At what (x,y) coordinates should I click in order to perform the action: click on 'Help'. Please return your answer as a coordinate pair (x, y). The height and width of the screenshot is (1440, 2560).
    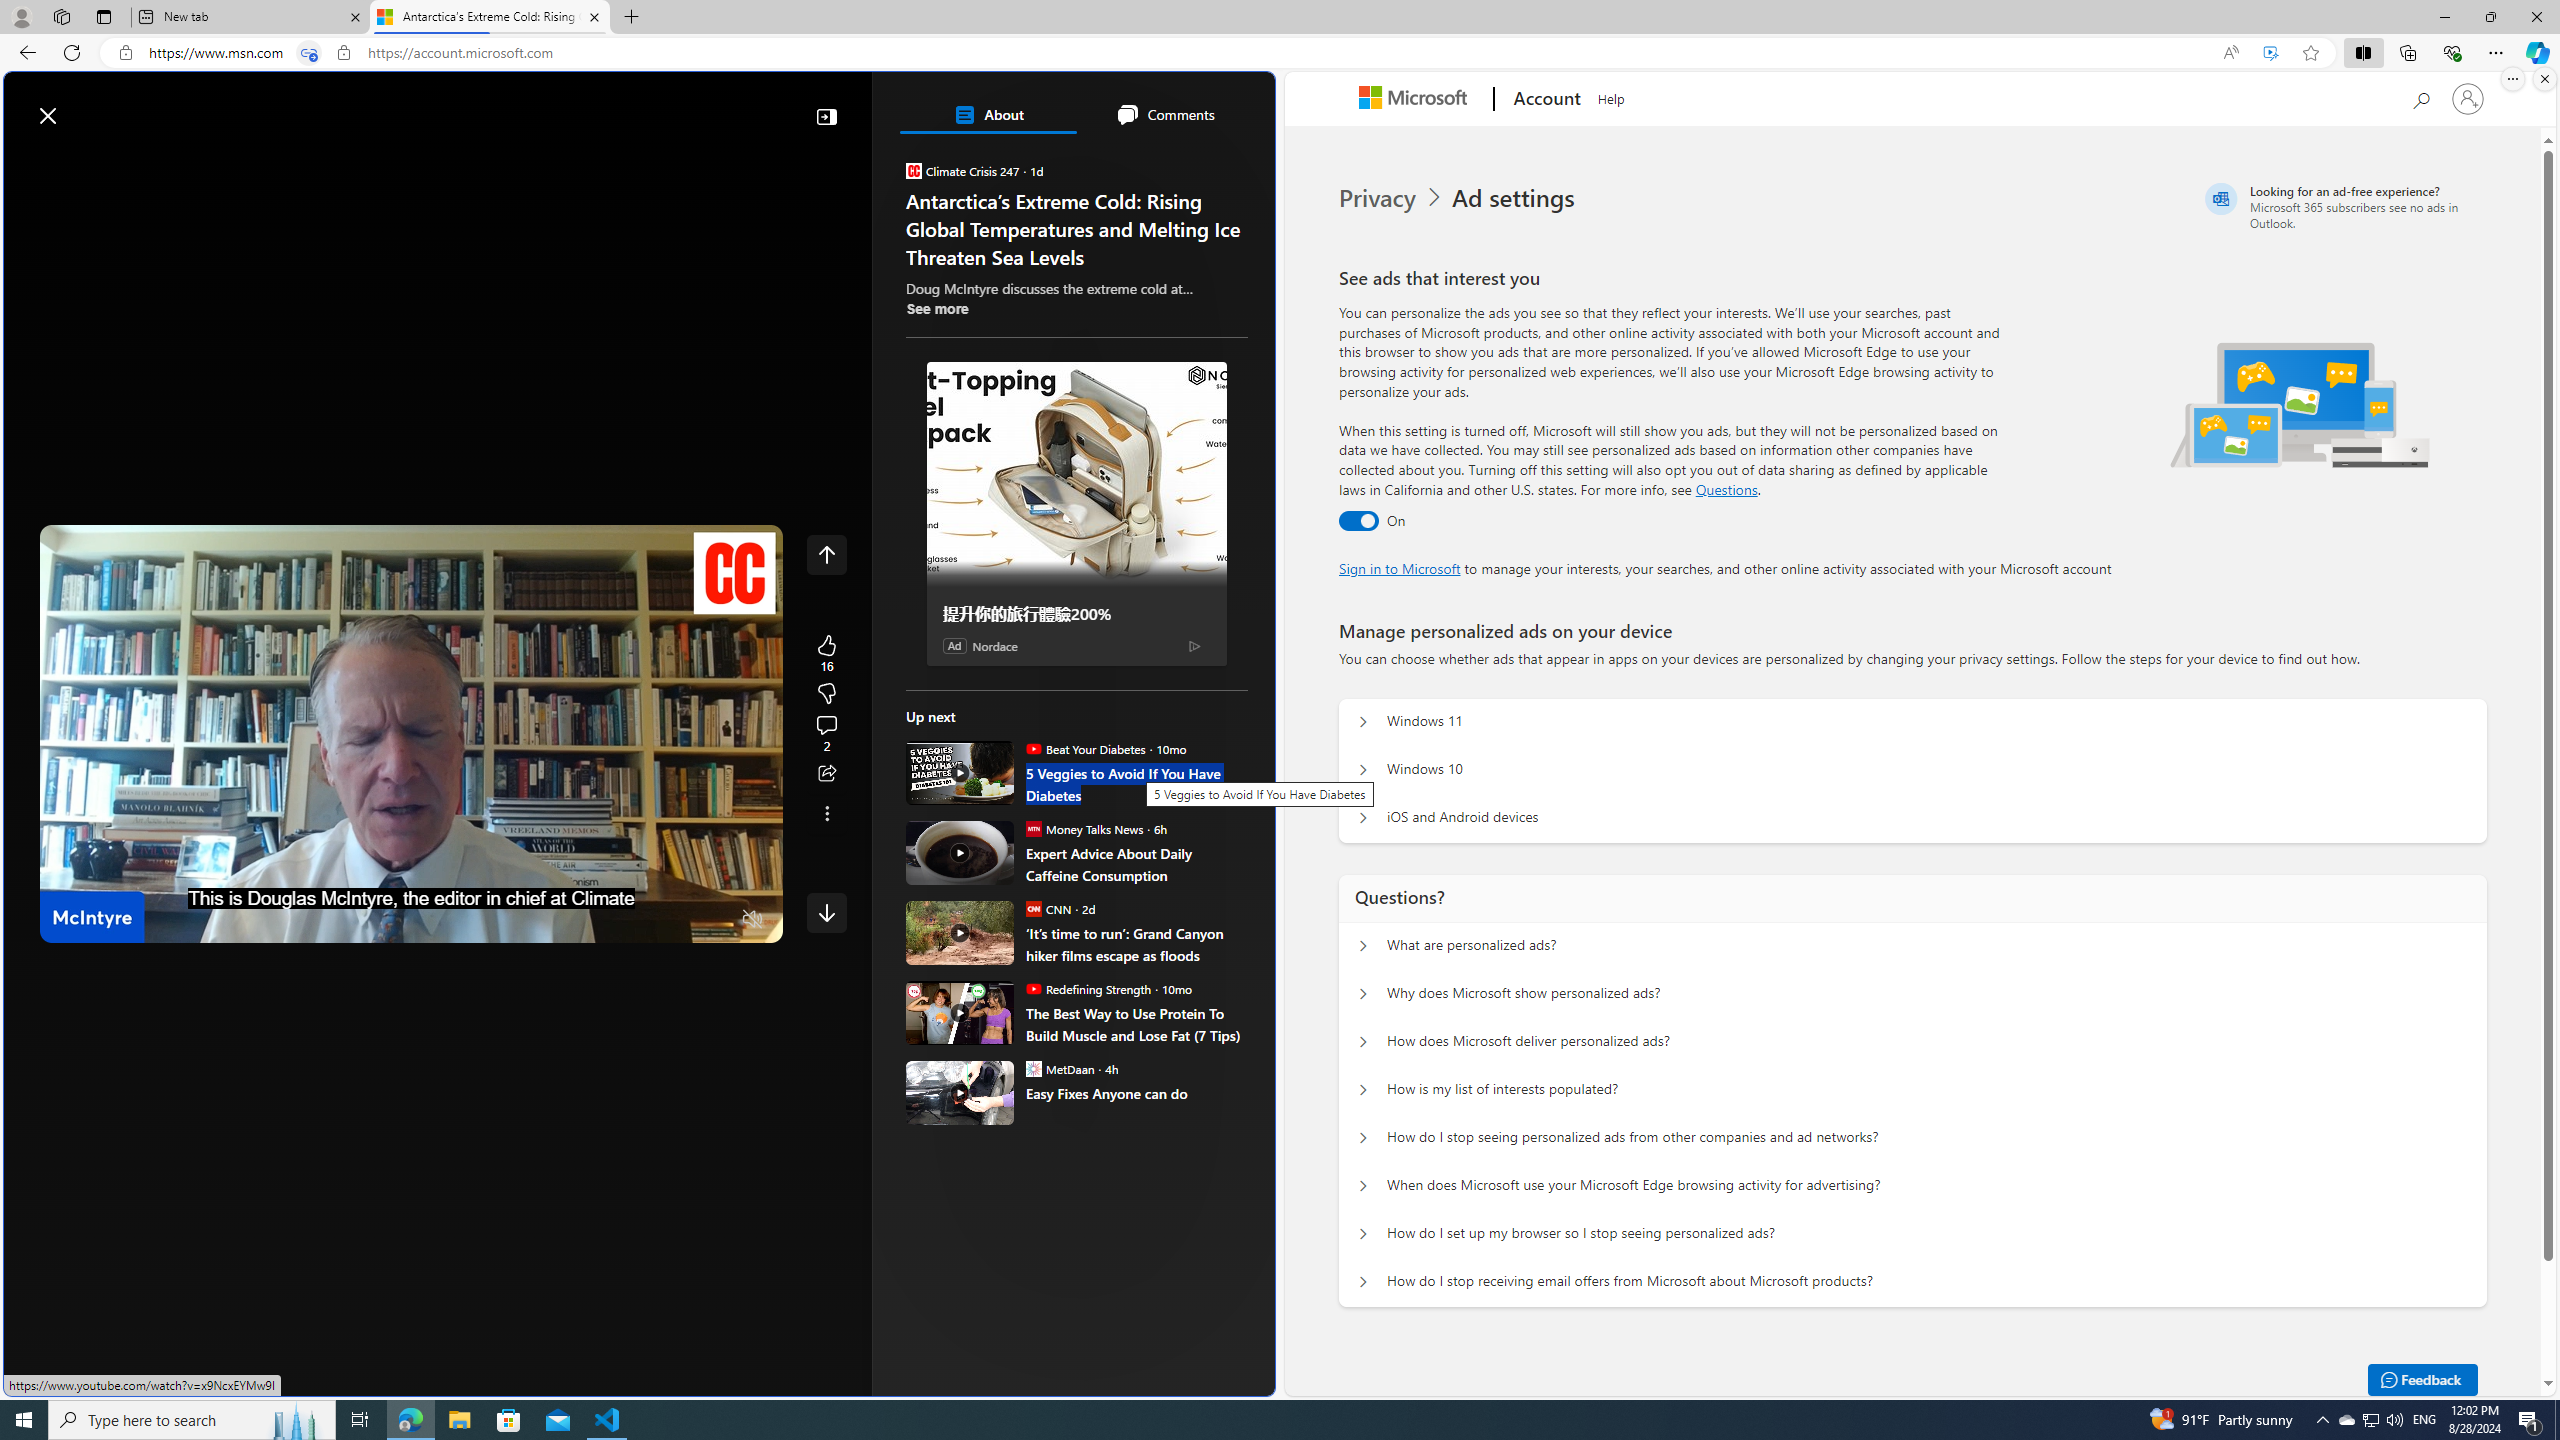
    Looking at the image, I should click on (1610, 96).